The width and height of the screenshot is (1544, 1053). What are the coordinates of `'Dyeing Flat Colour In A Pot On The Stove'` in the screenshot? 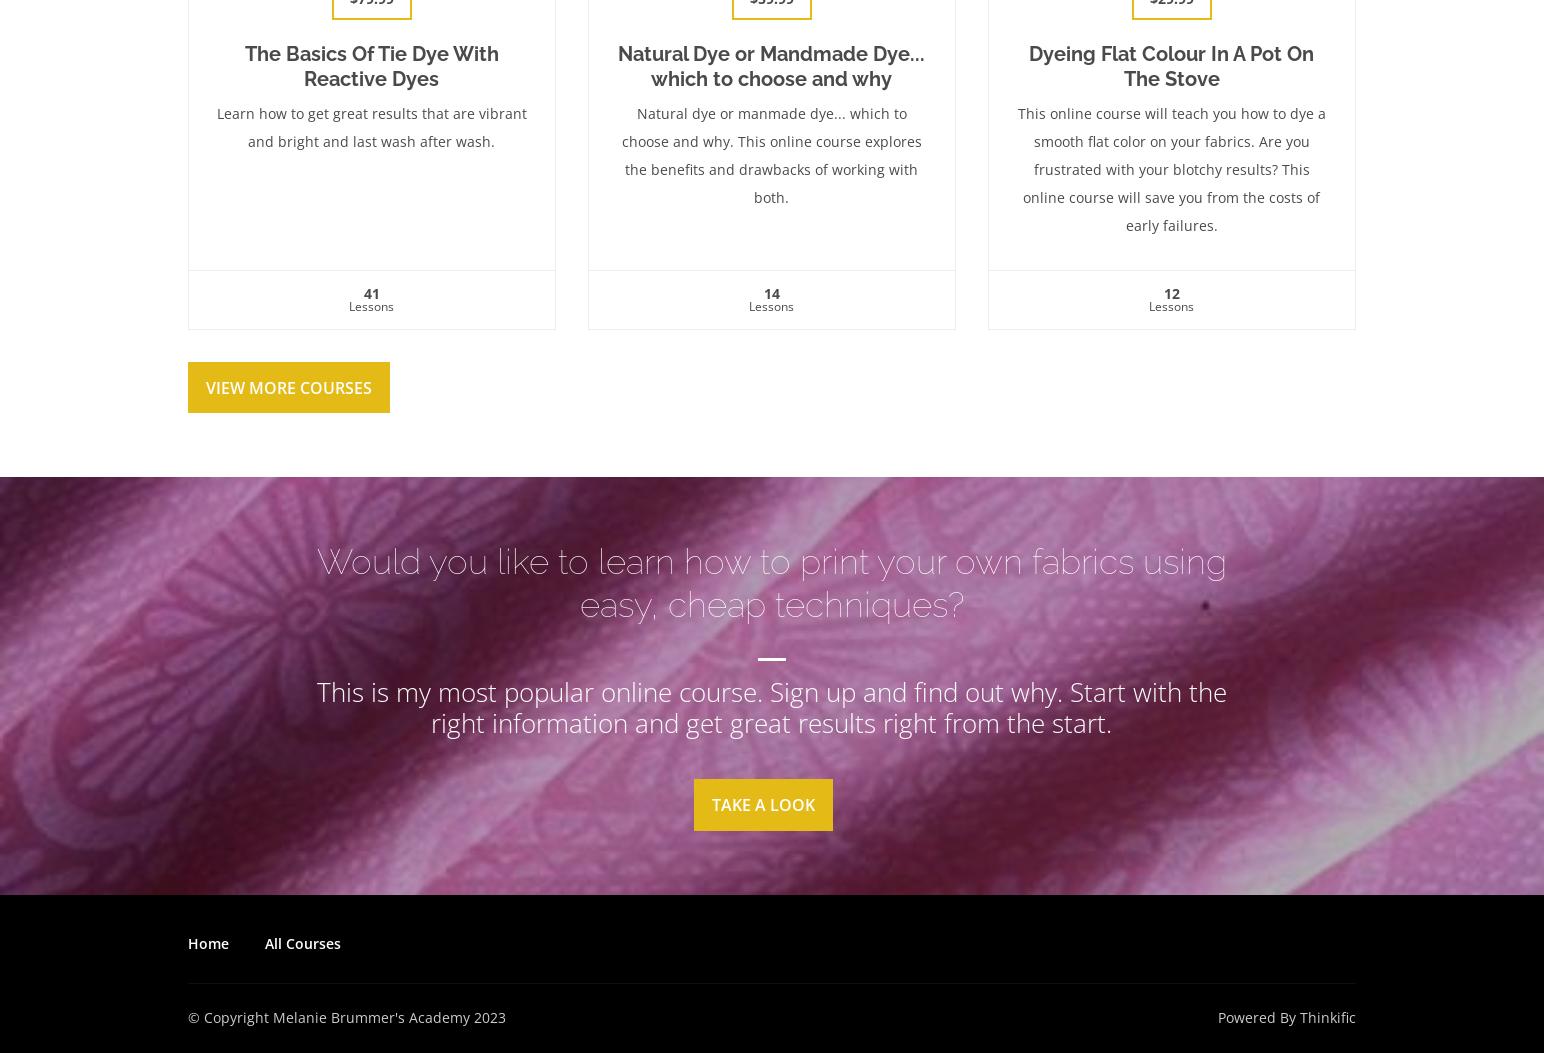 It's located at (1170, 64).